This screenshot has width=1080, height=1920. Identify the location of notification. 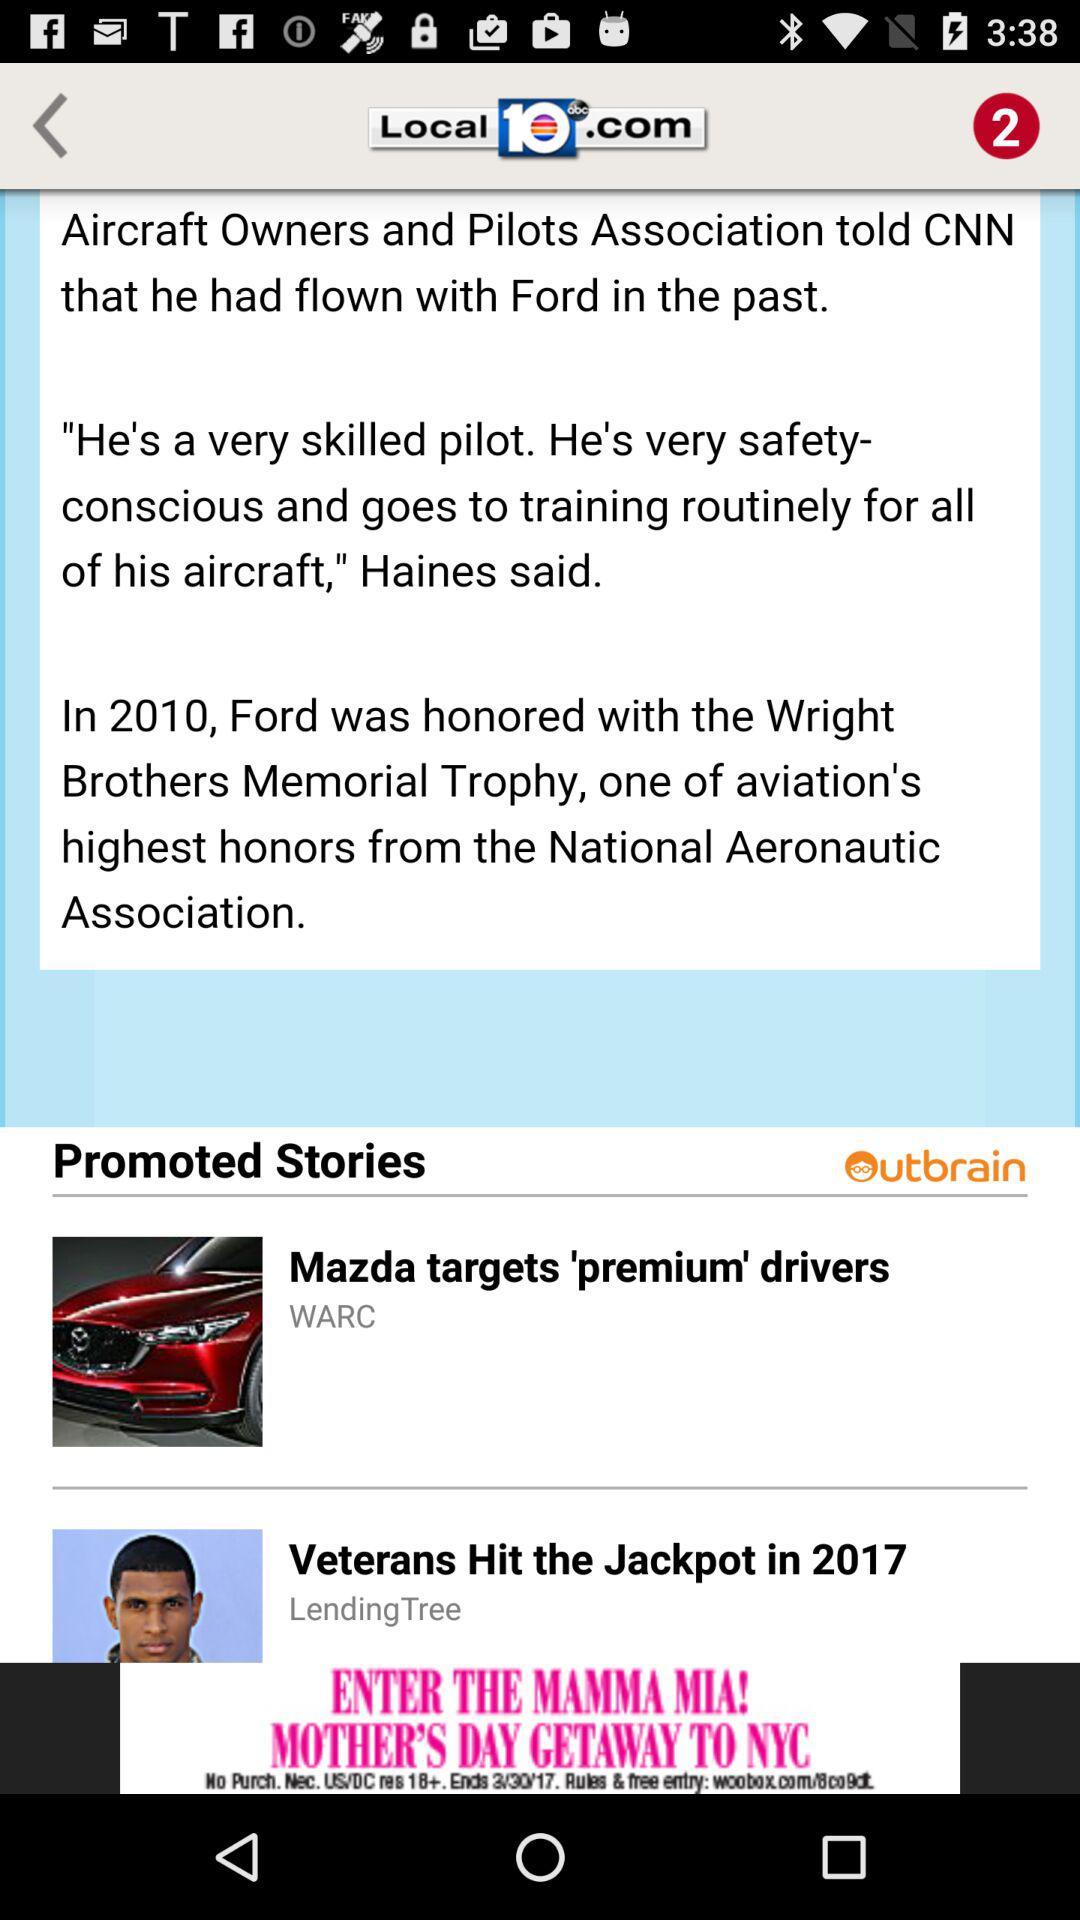
(1006, 124).